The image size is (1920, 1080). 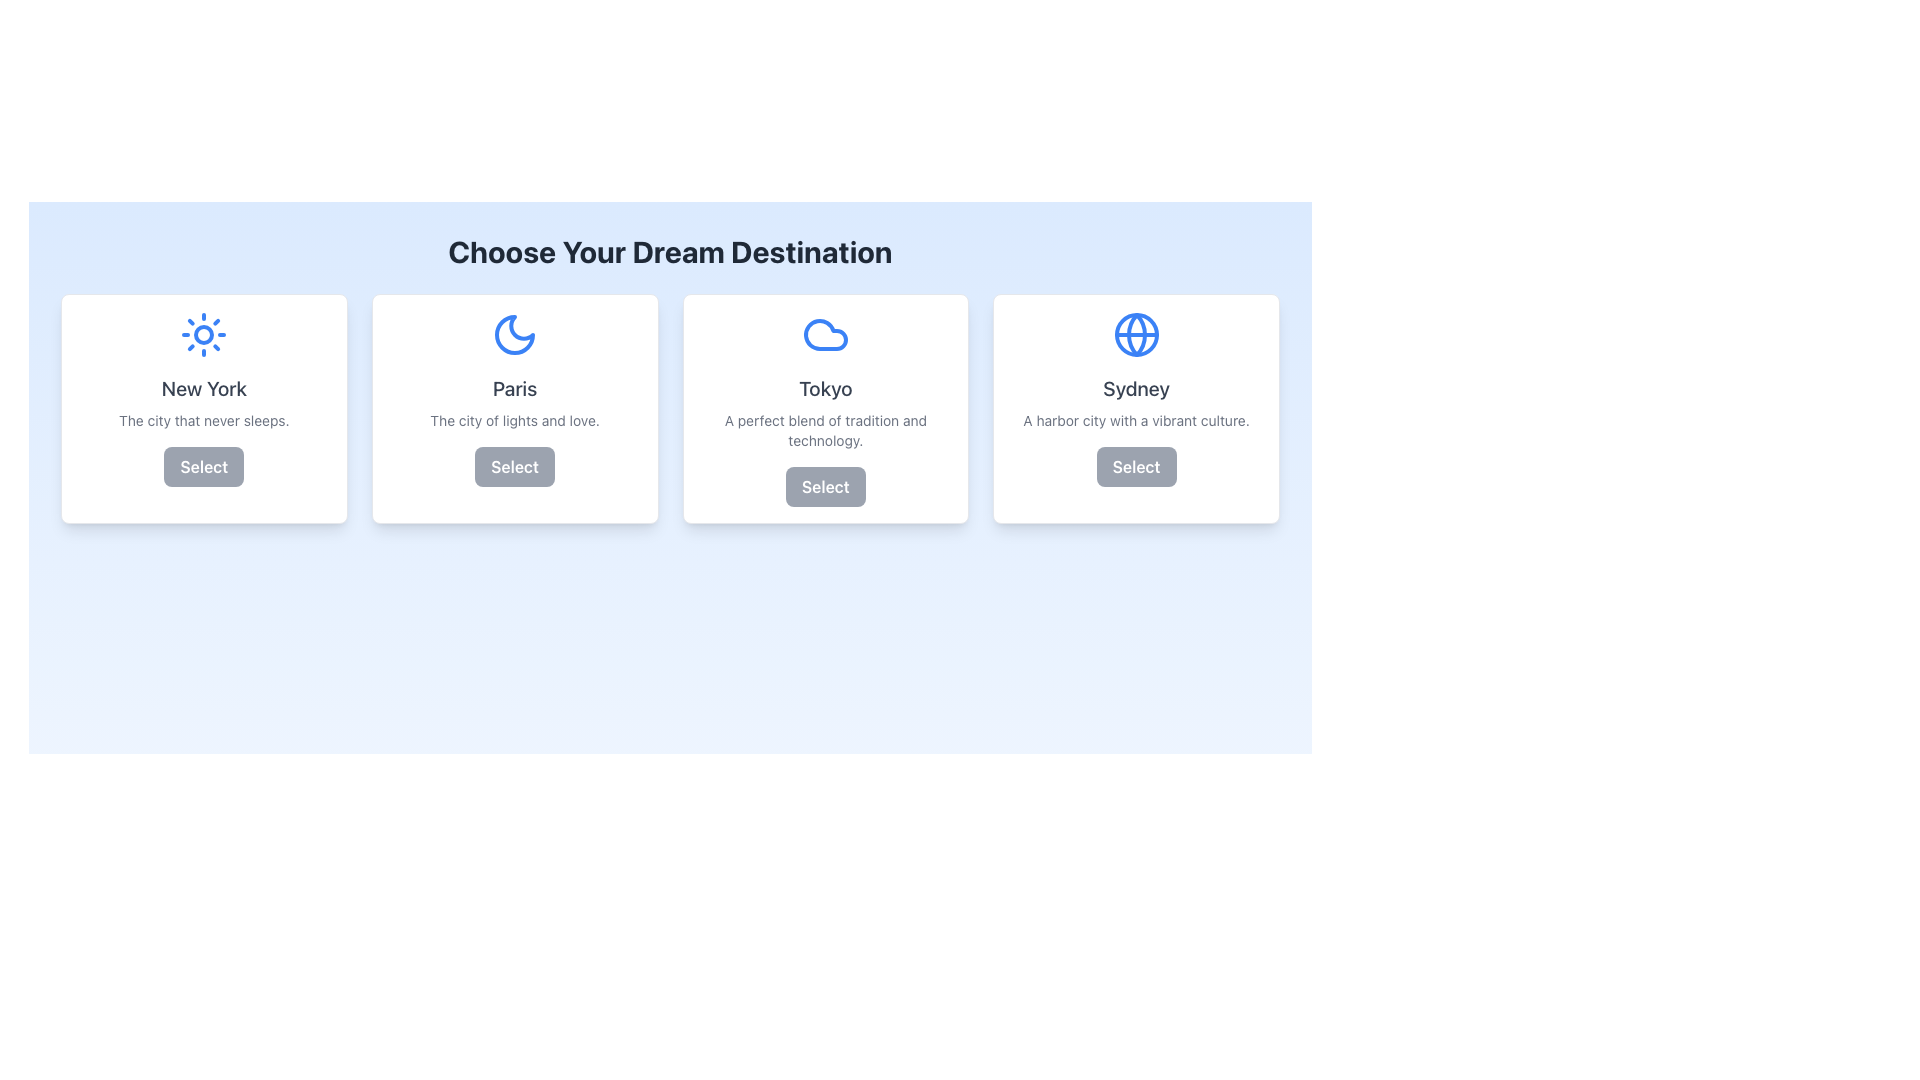 I want to click on the decorative Tokyo icon, which is located at the center of the 'Tokyo' card, the third card in a horizontal arrangement of four cards, so click(x=825, y=334).